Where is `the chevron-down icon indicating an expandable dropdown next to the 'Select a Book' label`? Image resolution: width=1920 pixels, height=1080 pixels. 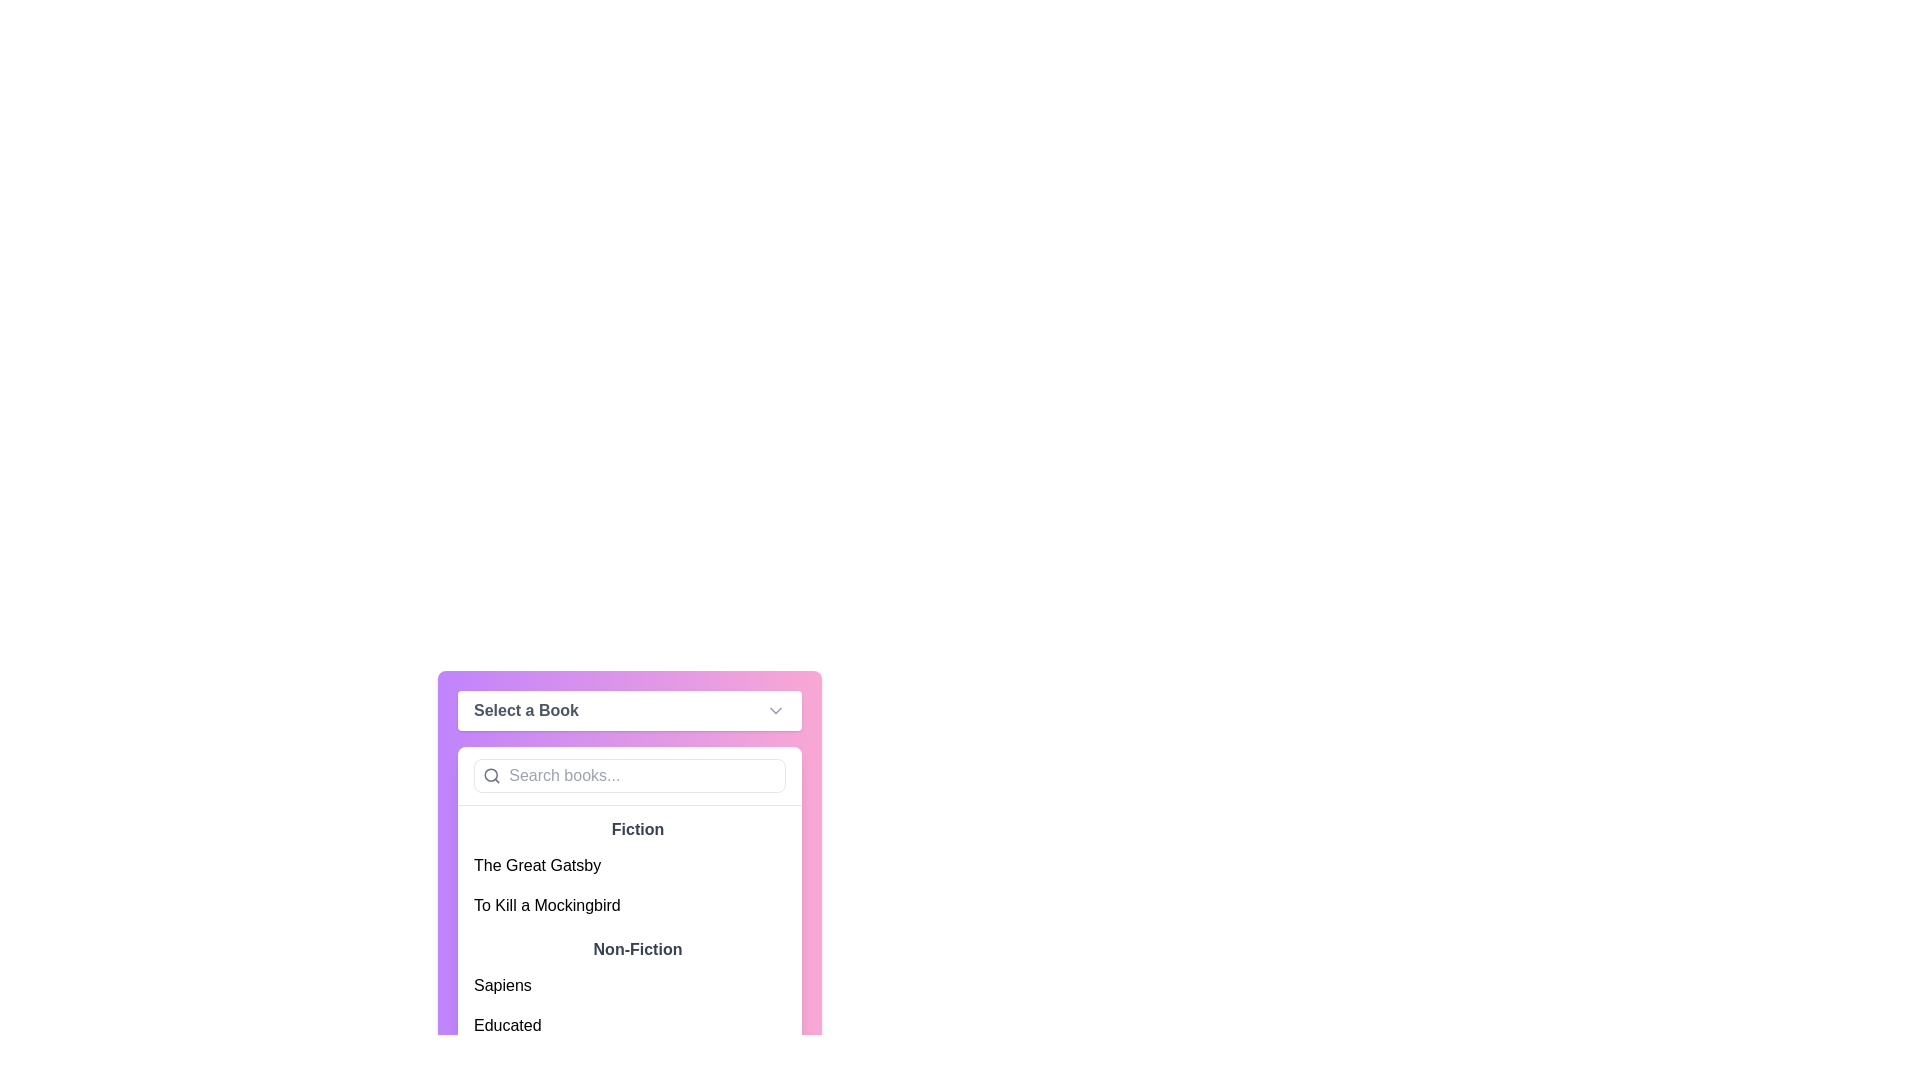 the chevron-down icon indicating an expandable dropdown next to the 'Select a Book' label is located at coordinates (775, 709).